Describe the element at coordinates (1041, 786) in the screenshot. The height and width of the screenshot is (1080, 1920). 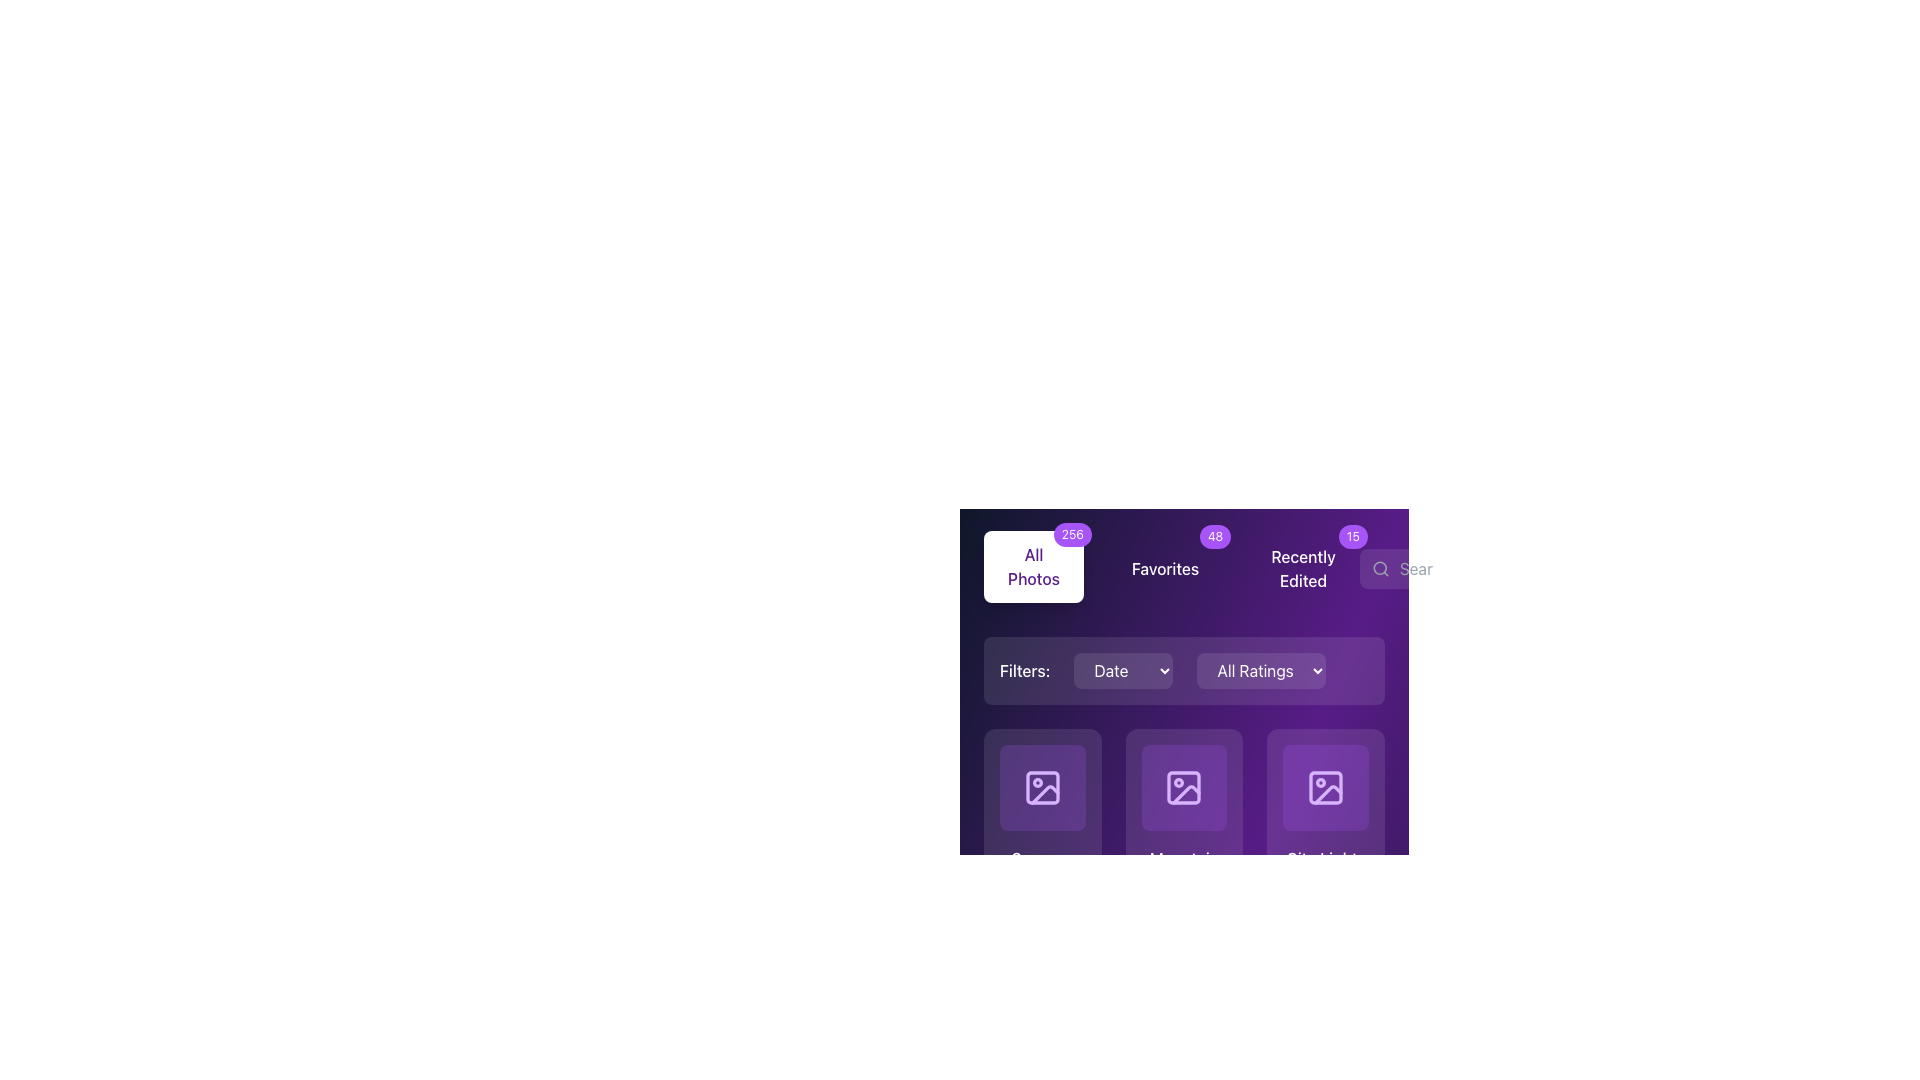
I see `the SVG Icon representing an image file, which is styled in purple and located in the first row and second column of the grid layout` at that location.